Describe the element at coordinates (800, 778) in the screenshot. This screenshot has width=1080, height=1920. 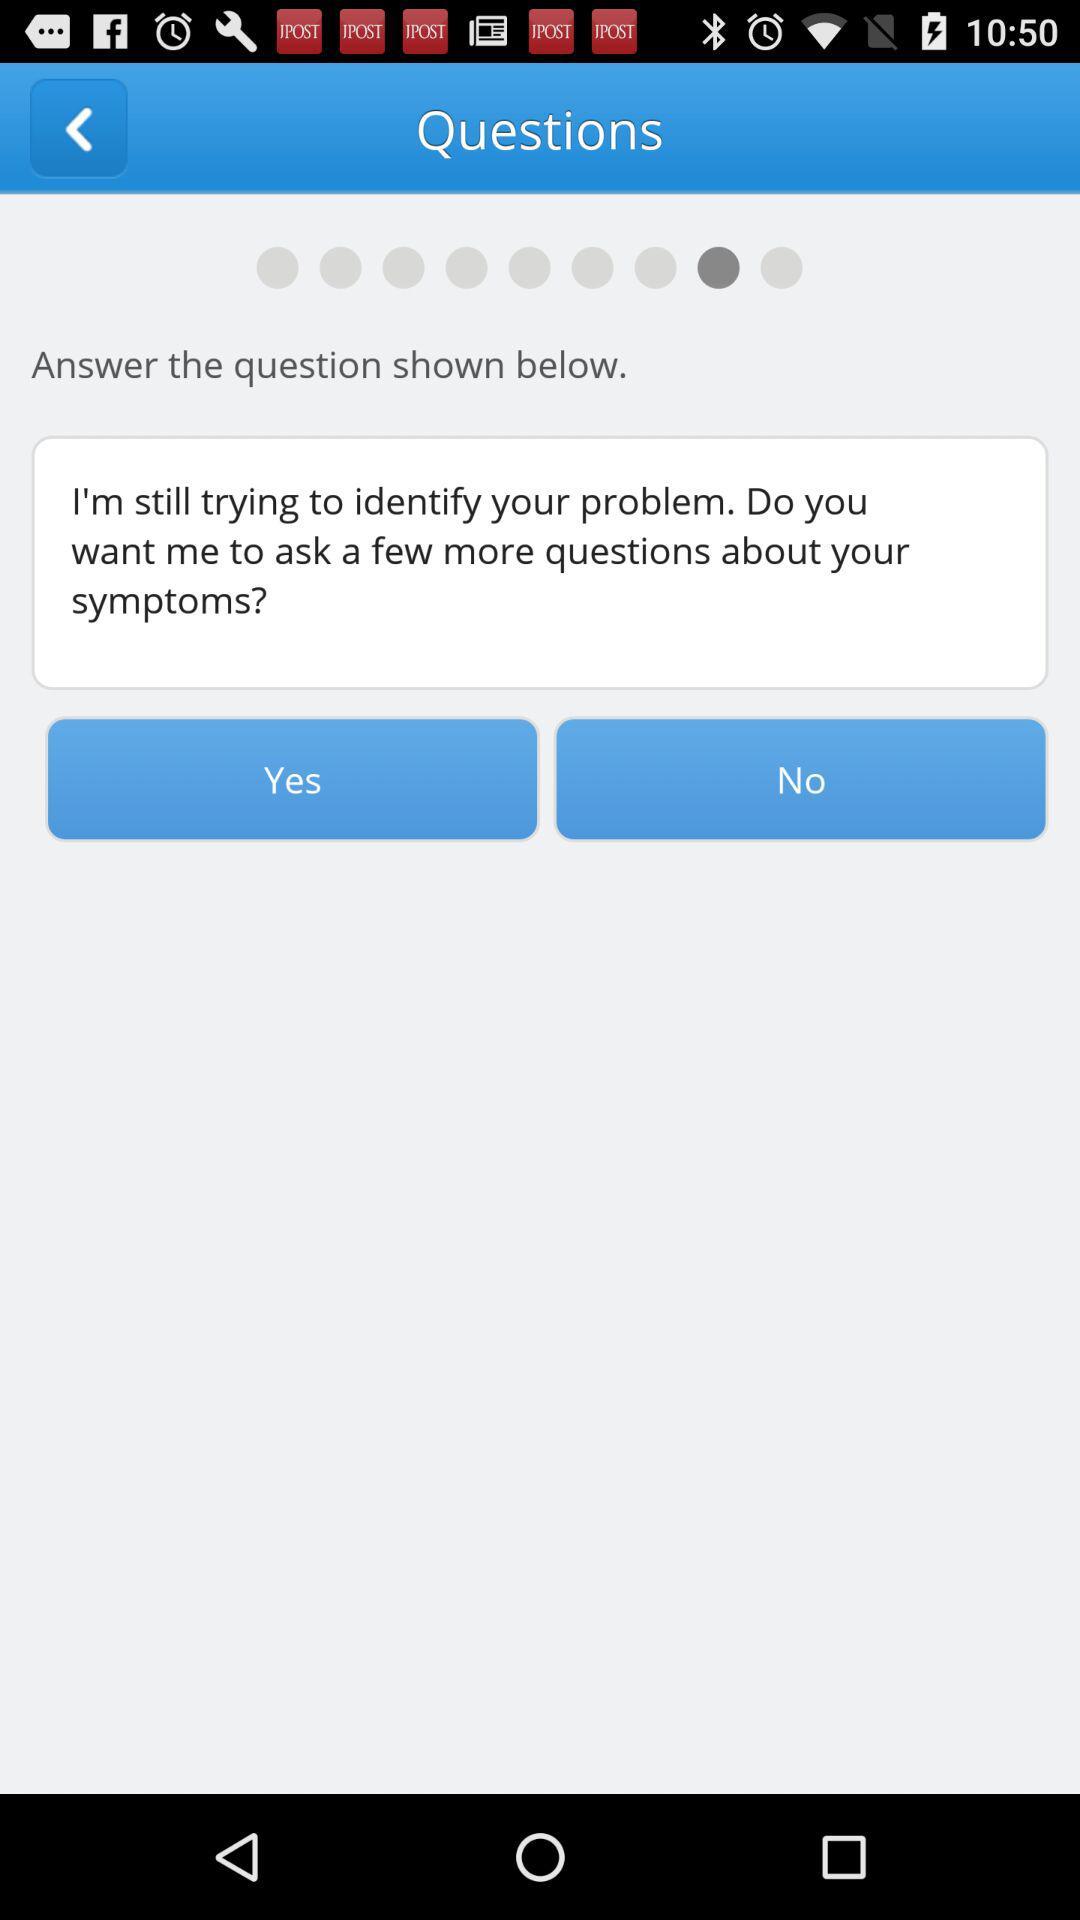
I see `the icon on the right` at that location.